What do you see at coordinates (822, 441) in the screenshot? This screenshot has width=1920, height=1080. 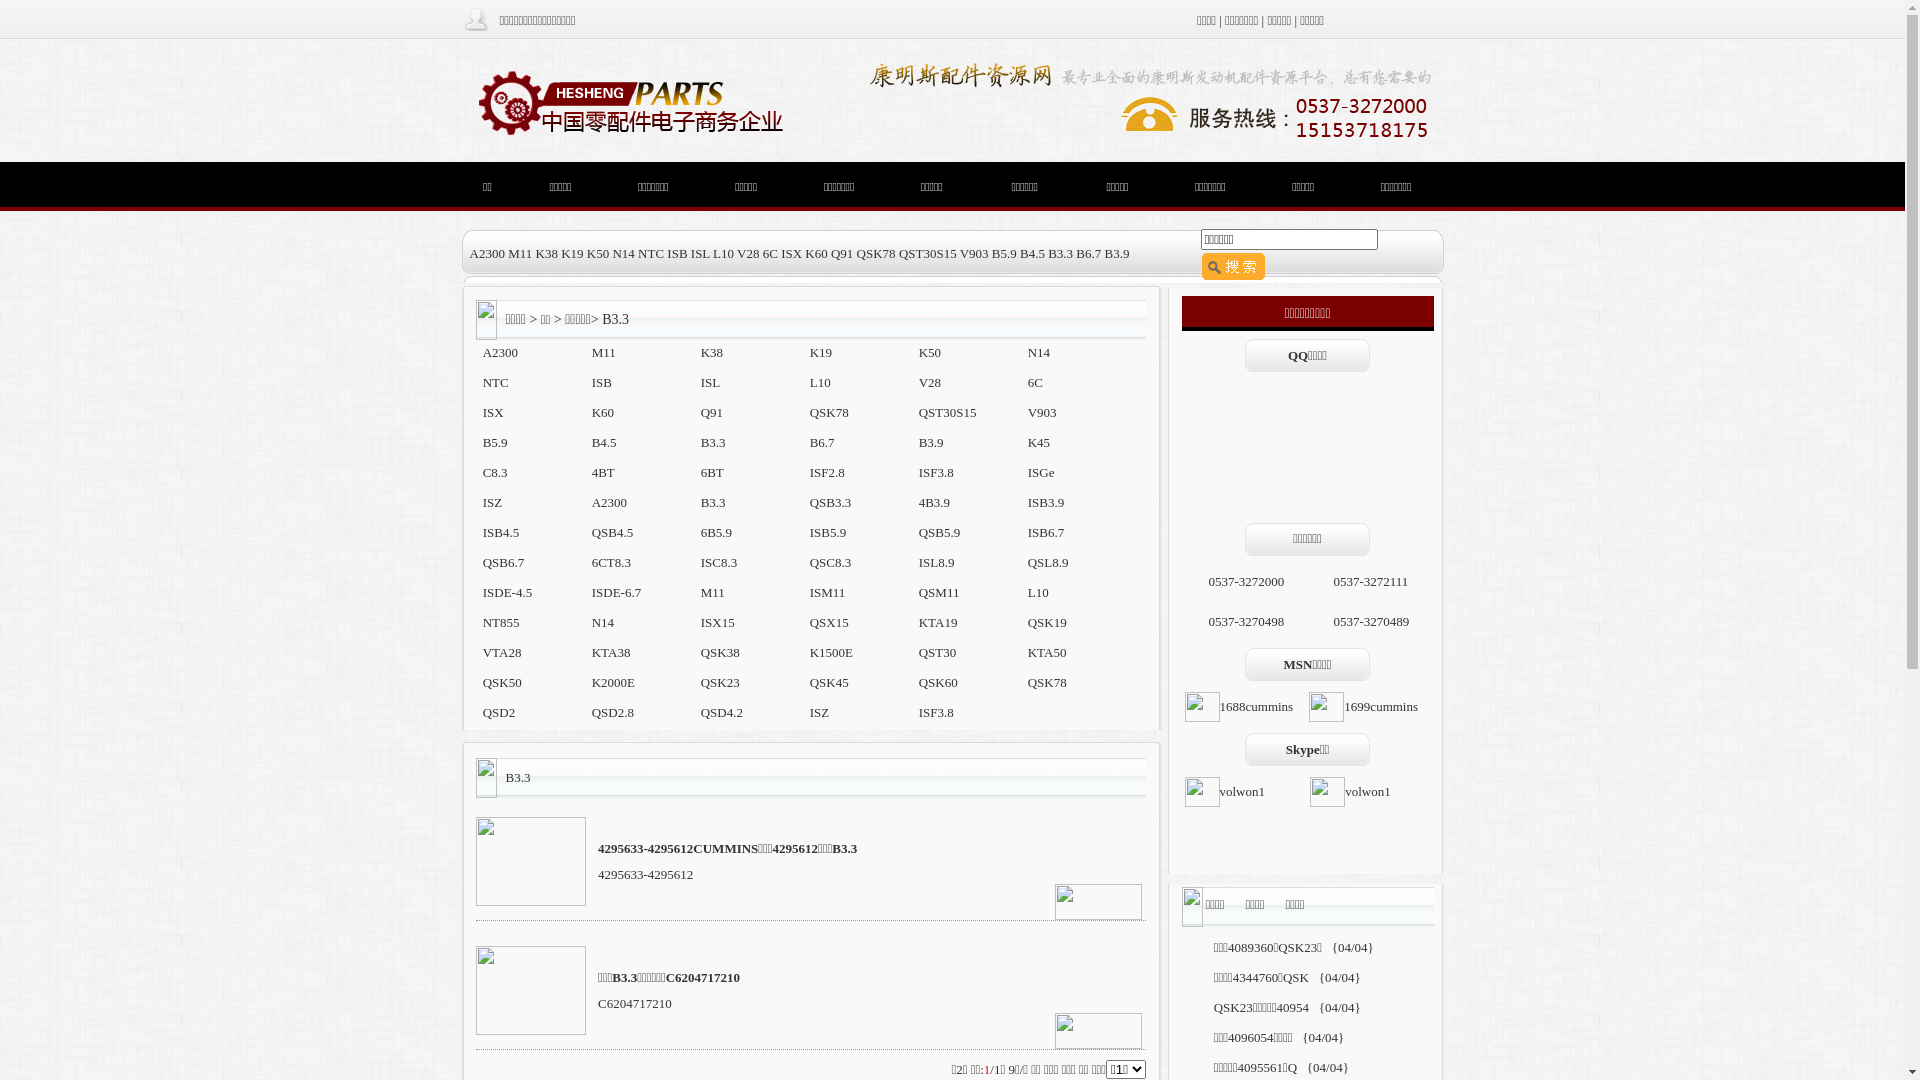 I see `'B6.7'` at bounding box center [822, 441].